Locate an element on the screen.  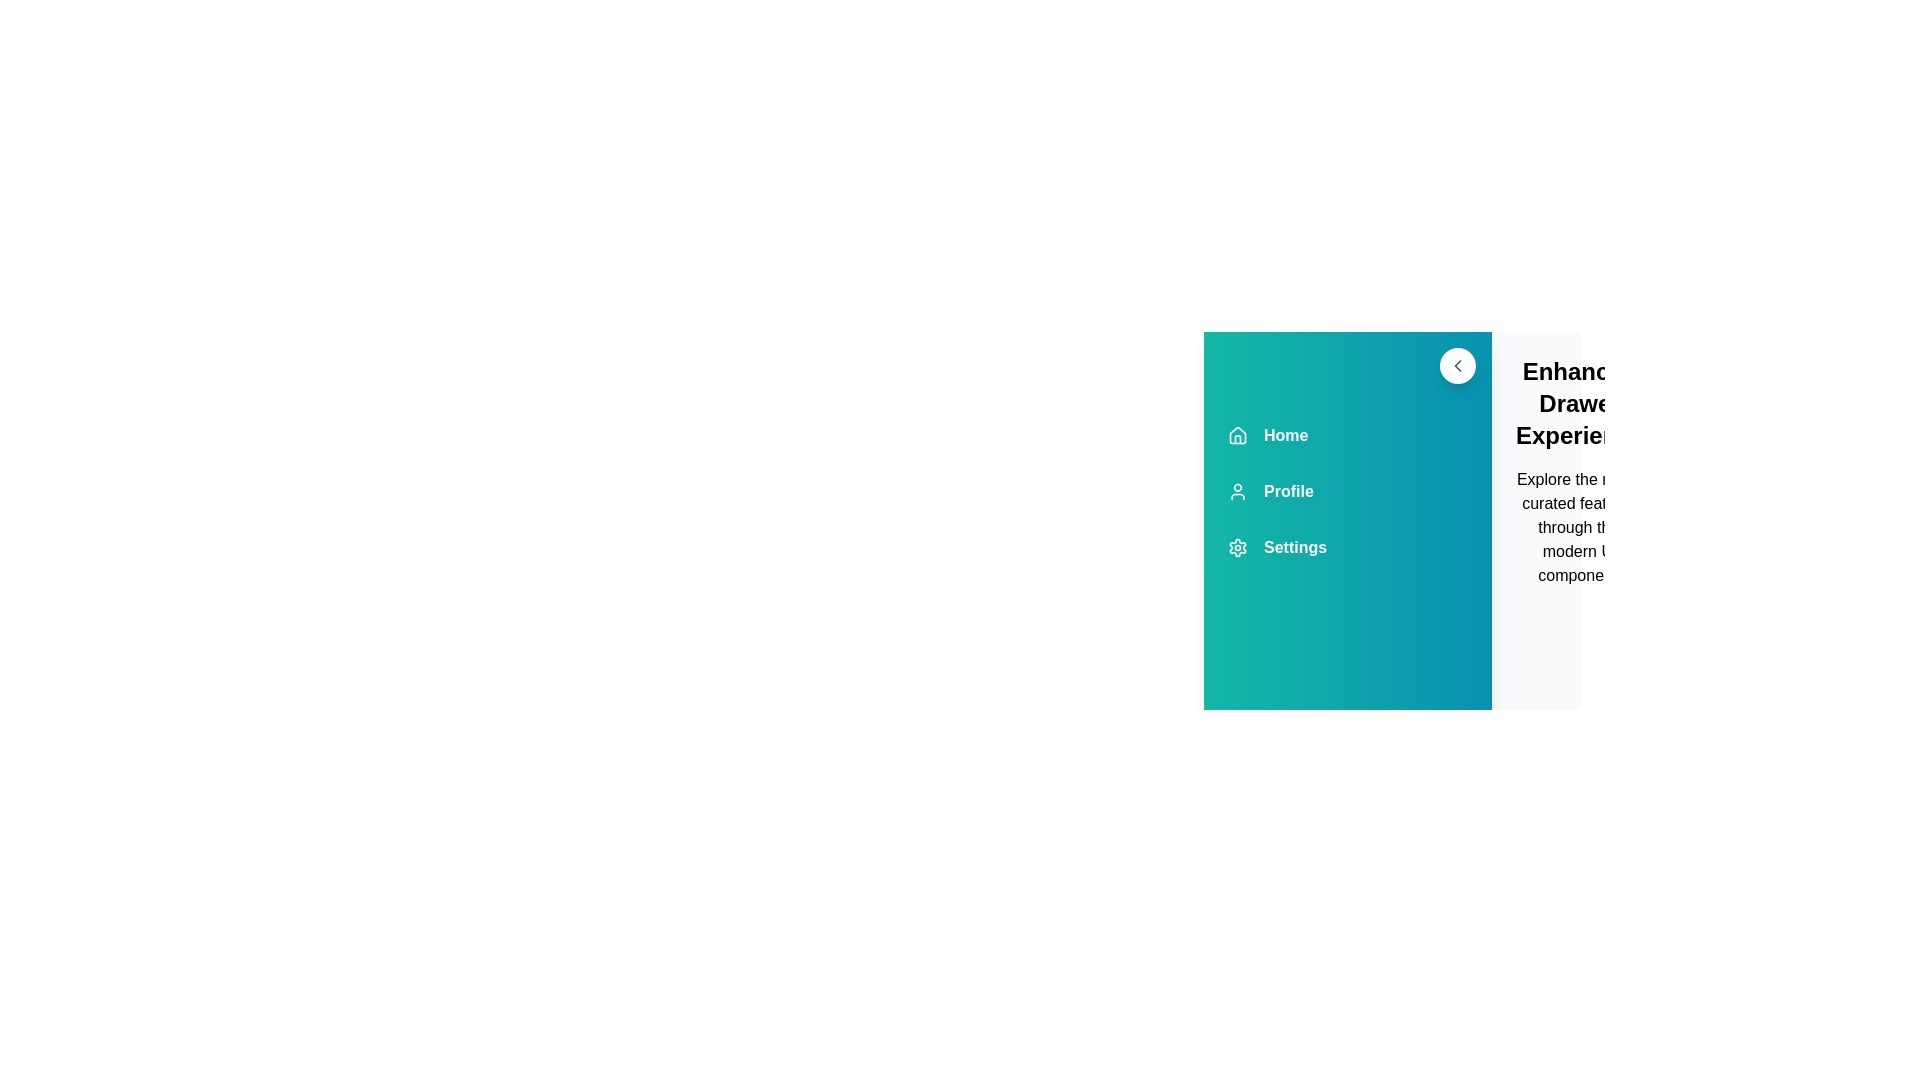
the navigation item Settings to preview its interaction is located at coordinates (1348, 547).